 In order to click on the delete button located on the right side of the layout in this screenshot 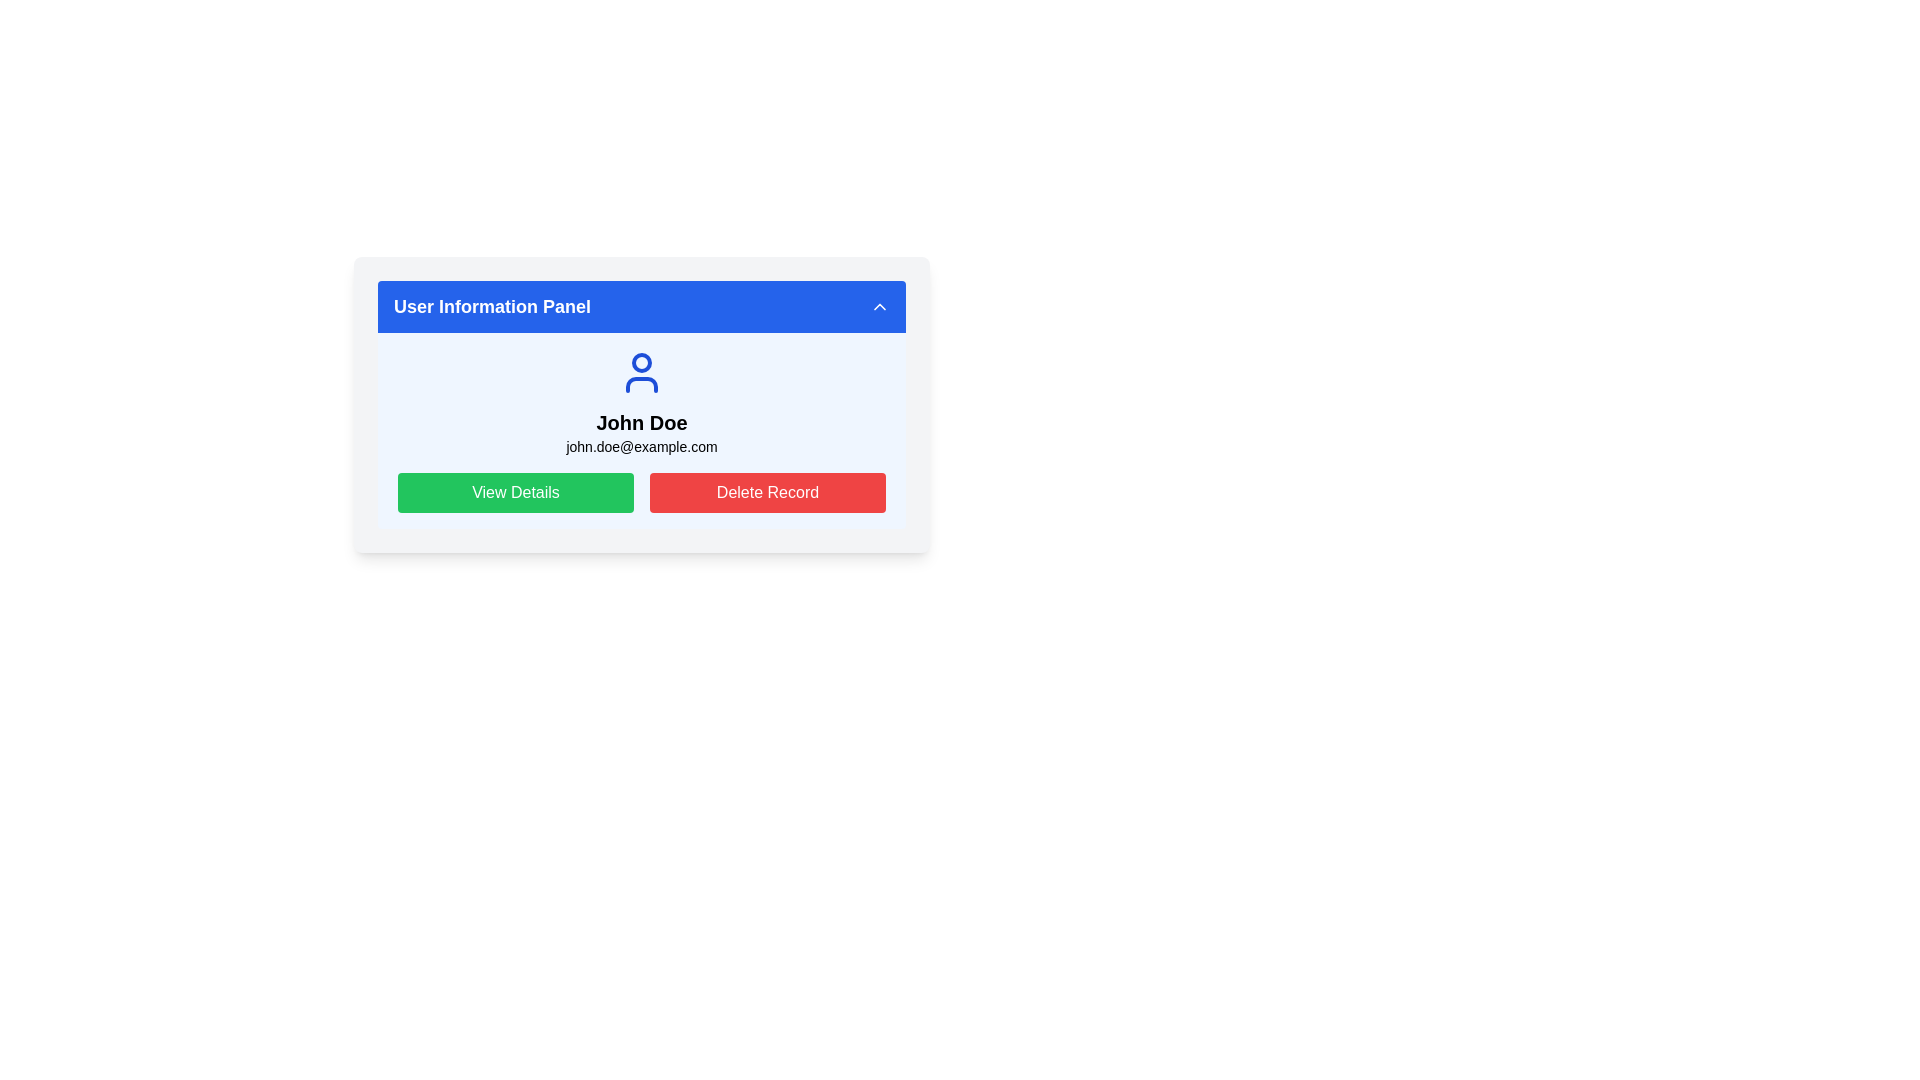, I will do `click(767, 493)`.